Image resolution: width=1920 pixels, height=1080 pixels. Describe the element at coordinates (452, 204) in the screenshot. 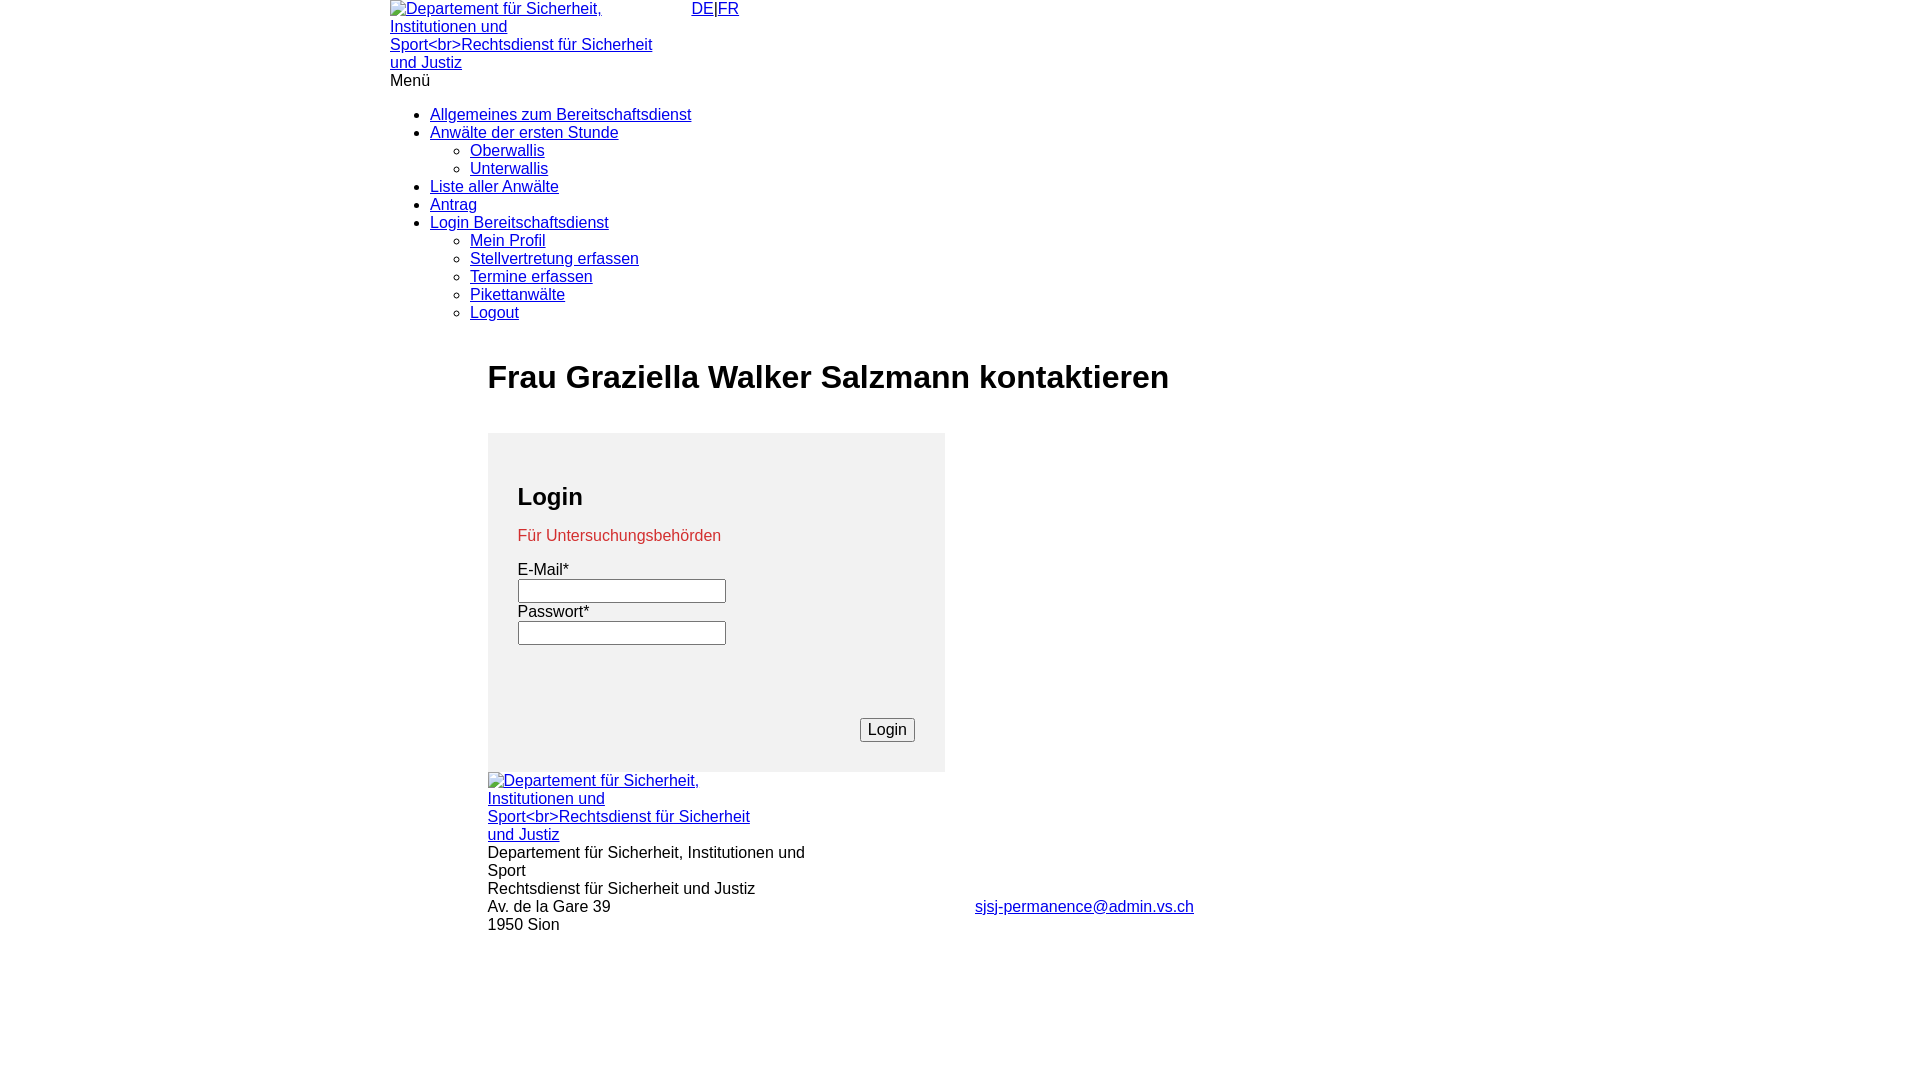

I see `'Antrag'` at that location.